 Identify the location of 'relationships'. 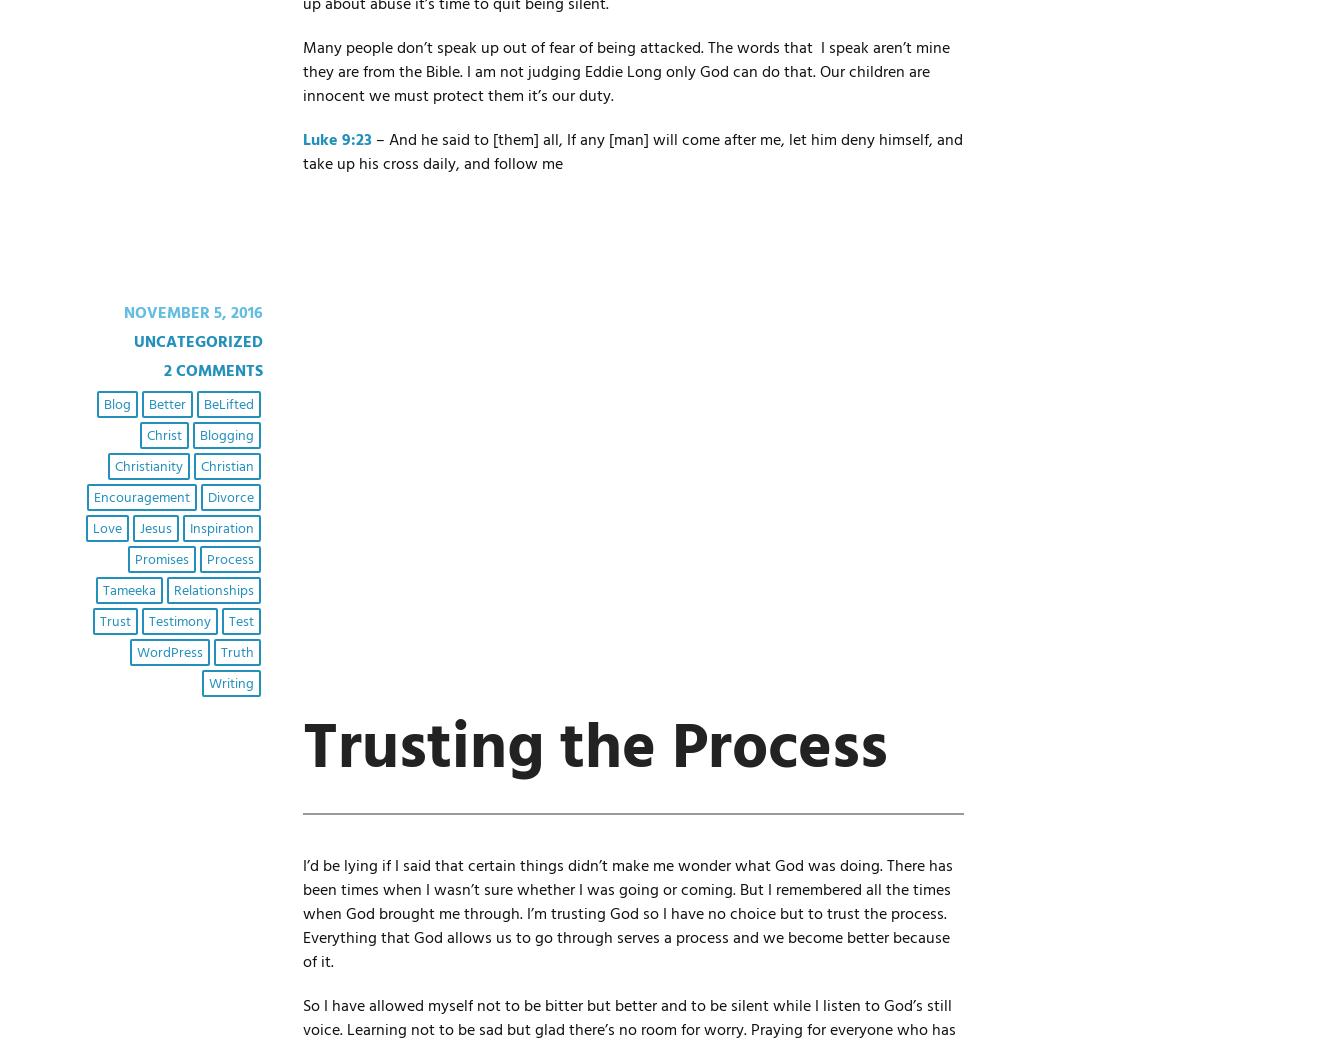
(212, 590).